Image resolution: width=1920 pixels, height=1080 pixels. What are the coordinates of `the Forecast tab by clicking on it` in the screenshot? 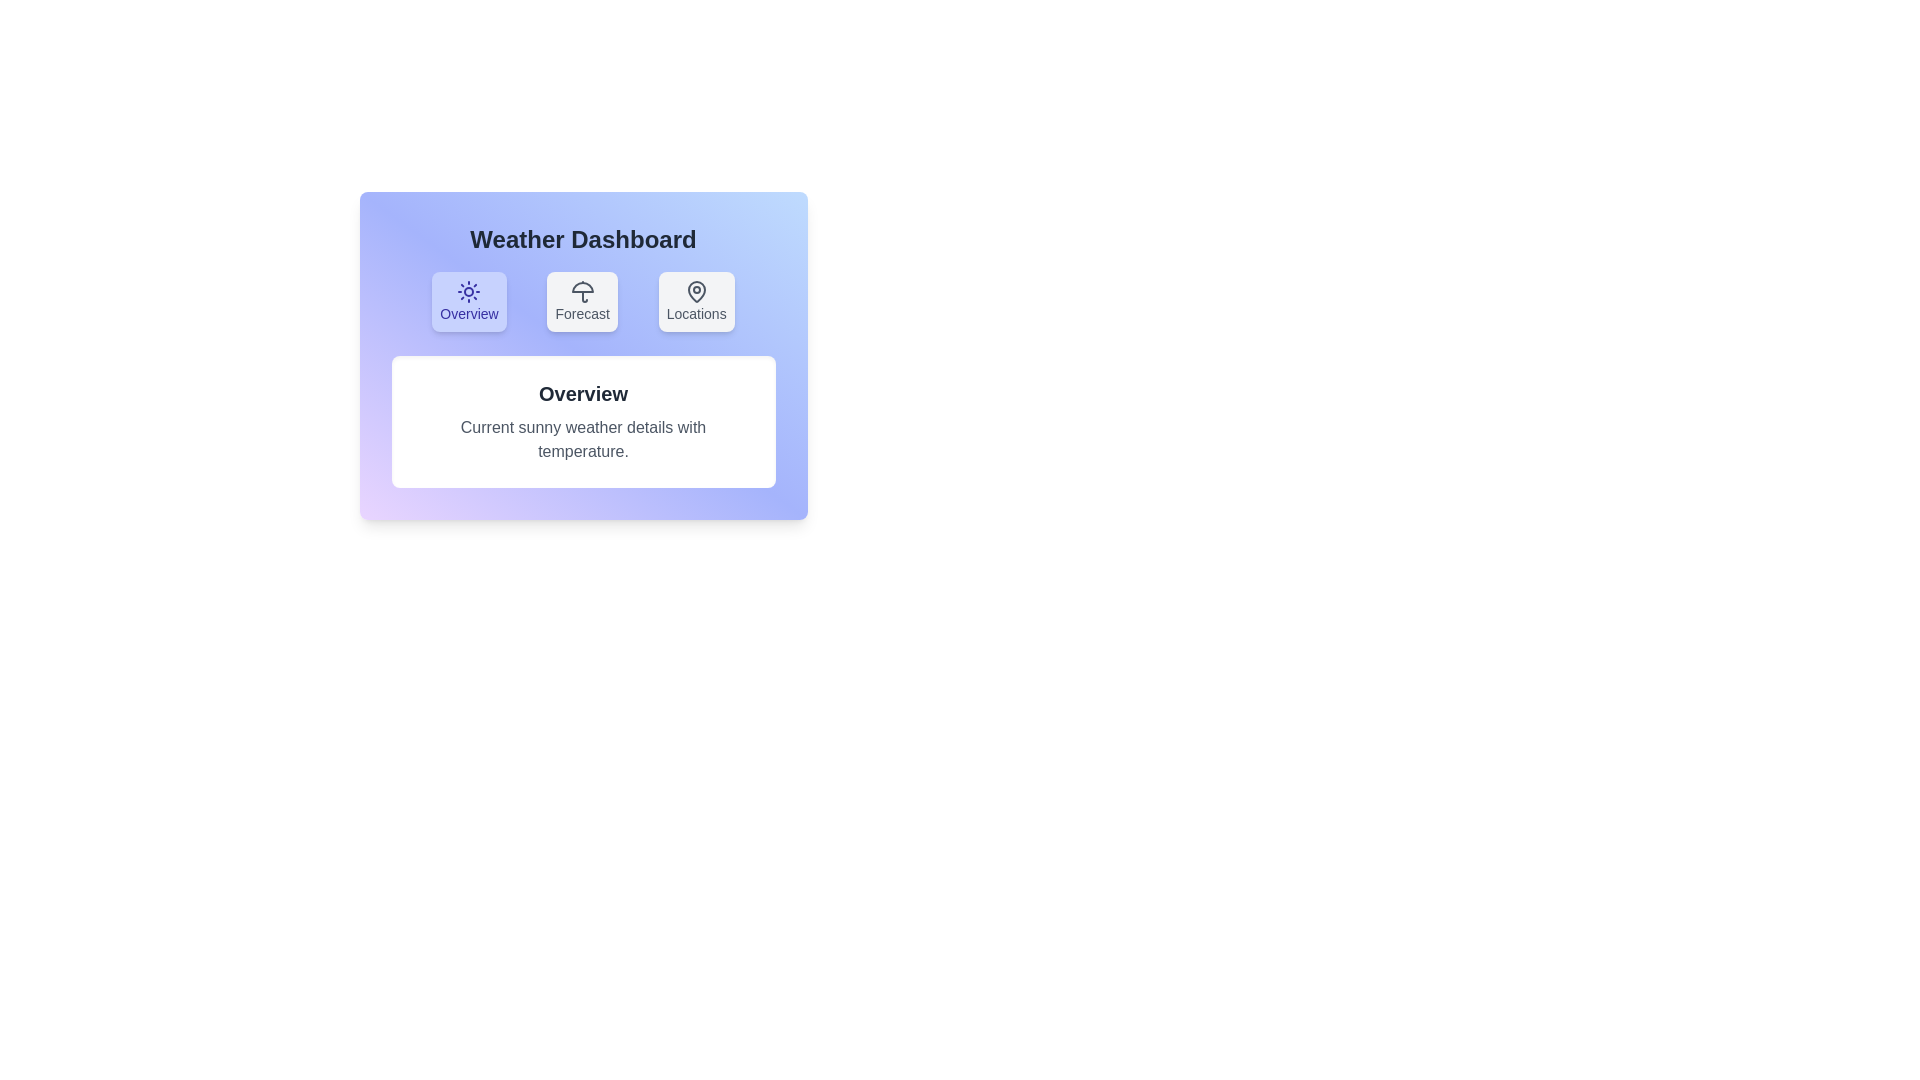 It's located at (581, 301).